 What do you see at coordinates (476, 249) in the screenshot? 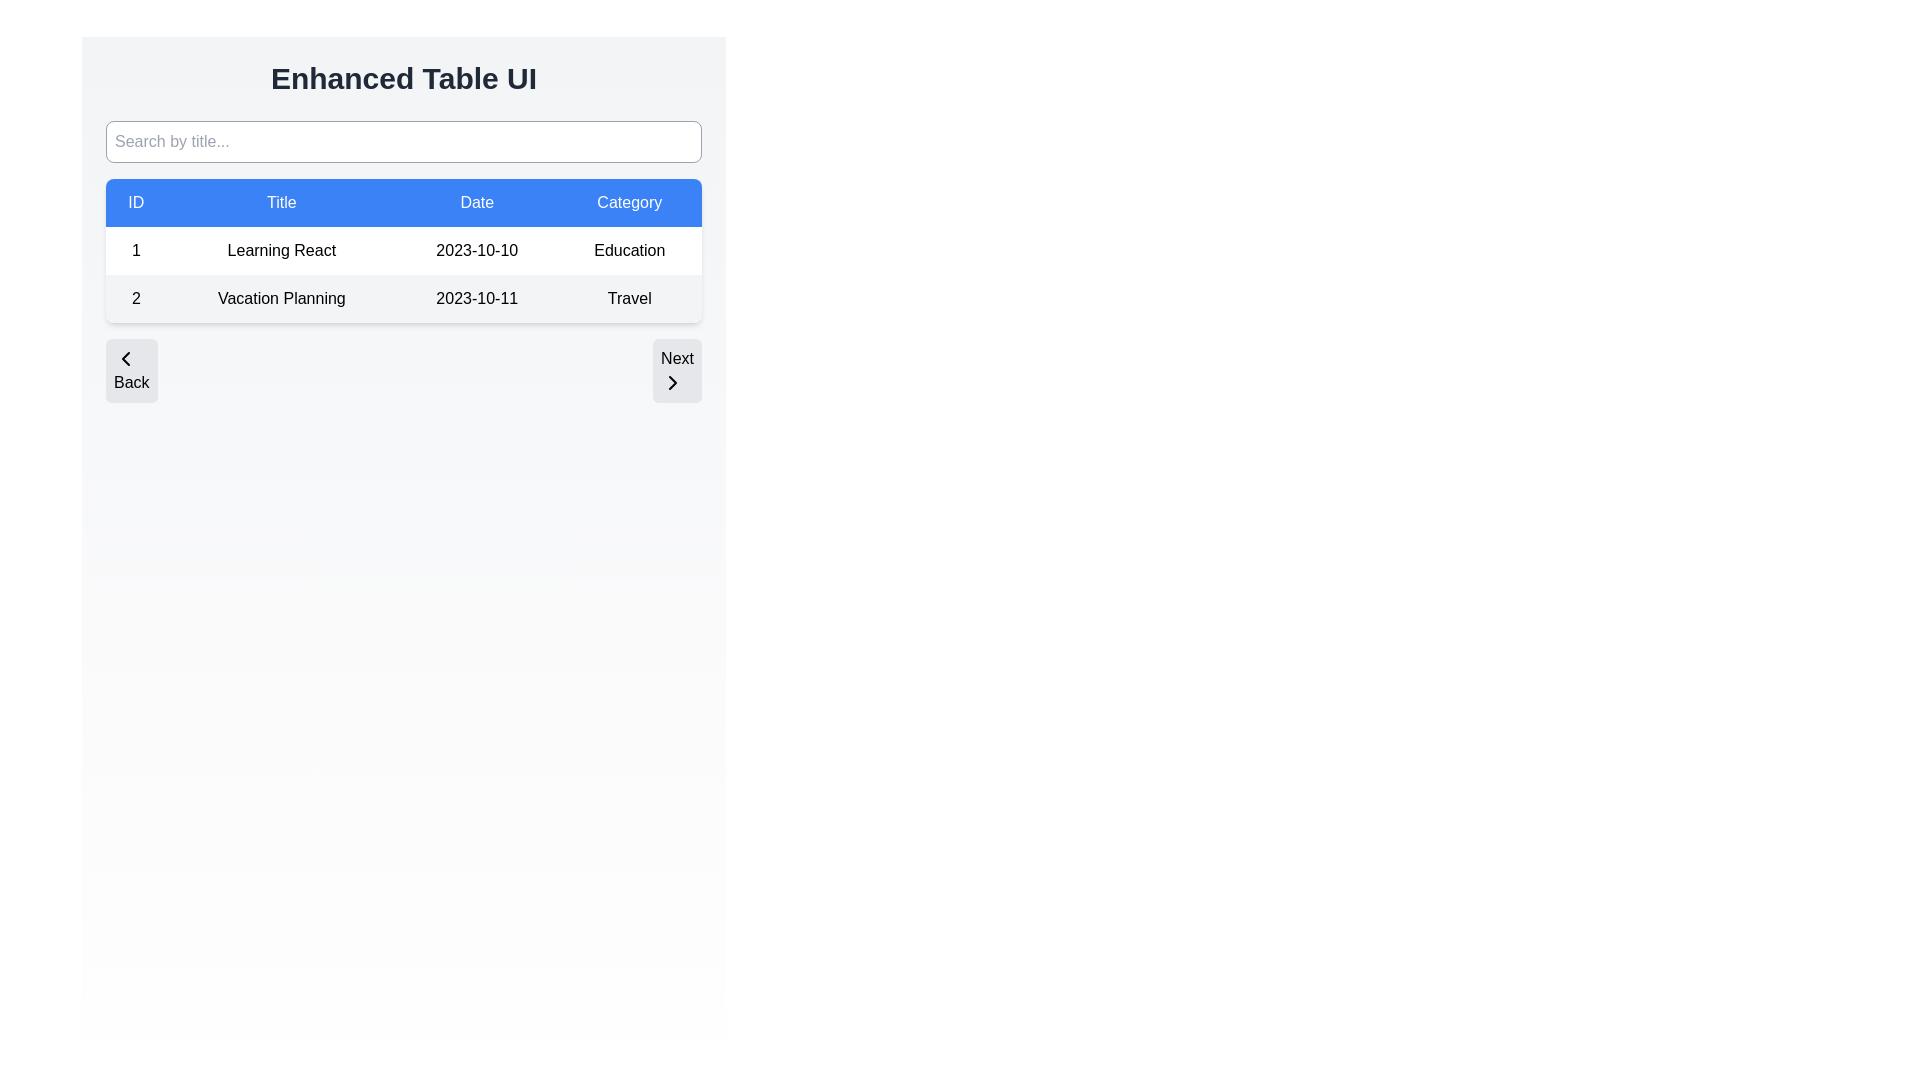
I see `the date entry text label in the first row of the table, located in the third column under the 'Date' header` at bounding box center [476, 249].